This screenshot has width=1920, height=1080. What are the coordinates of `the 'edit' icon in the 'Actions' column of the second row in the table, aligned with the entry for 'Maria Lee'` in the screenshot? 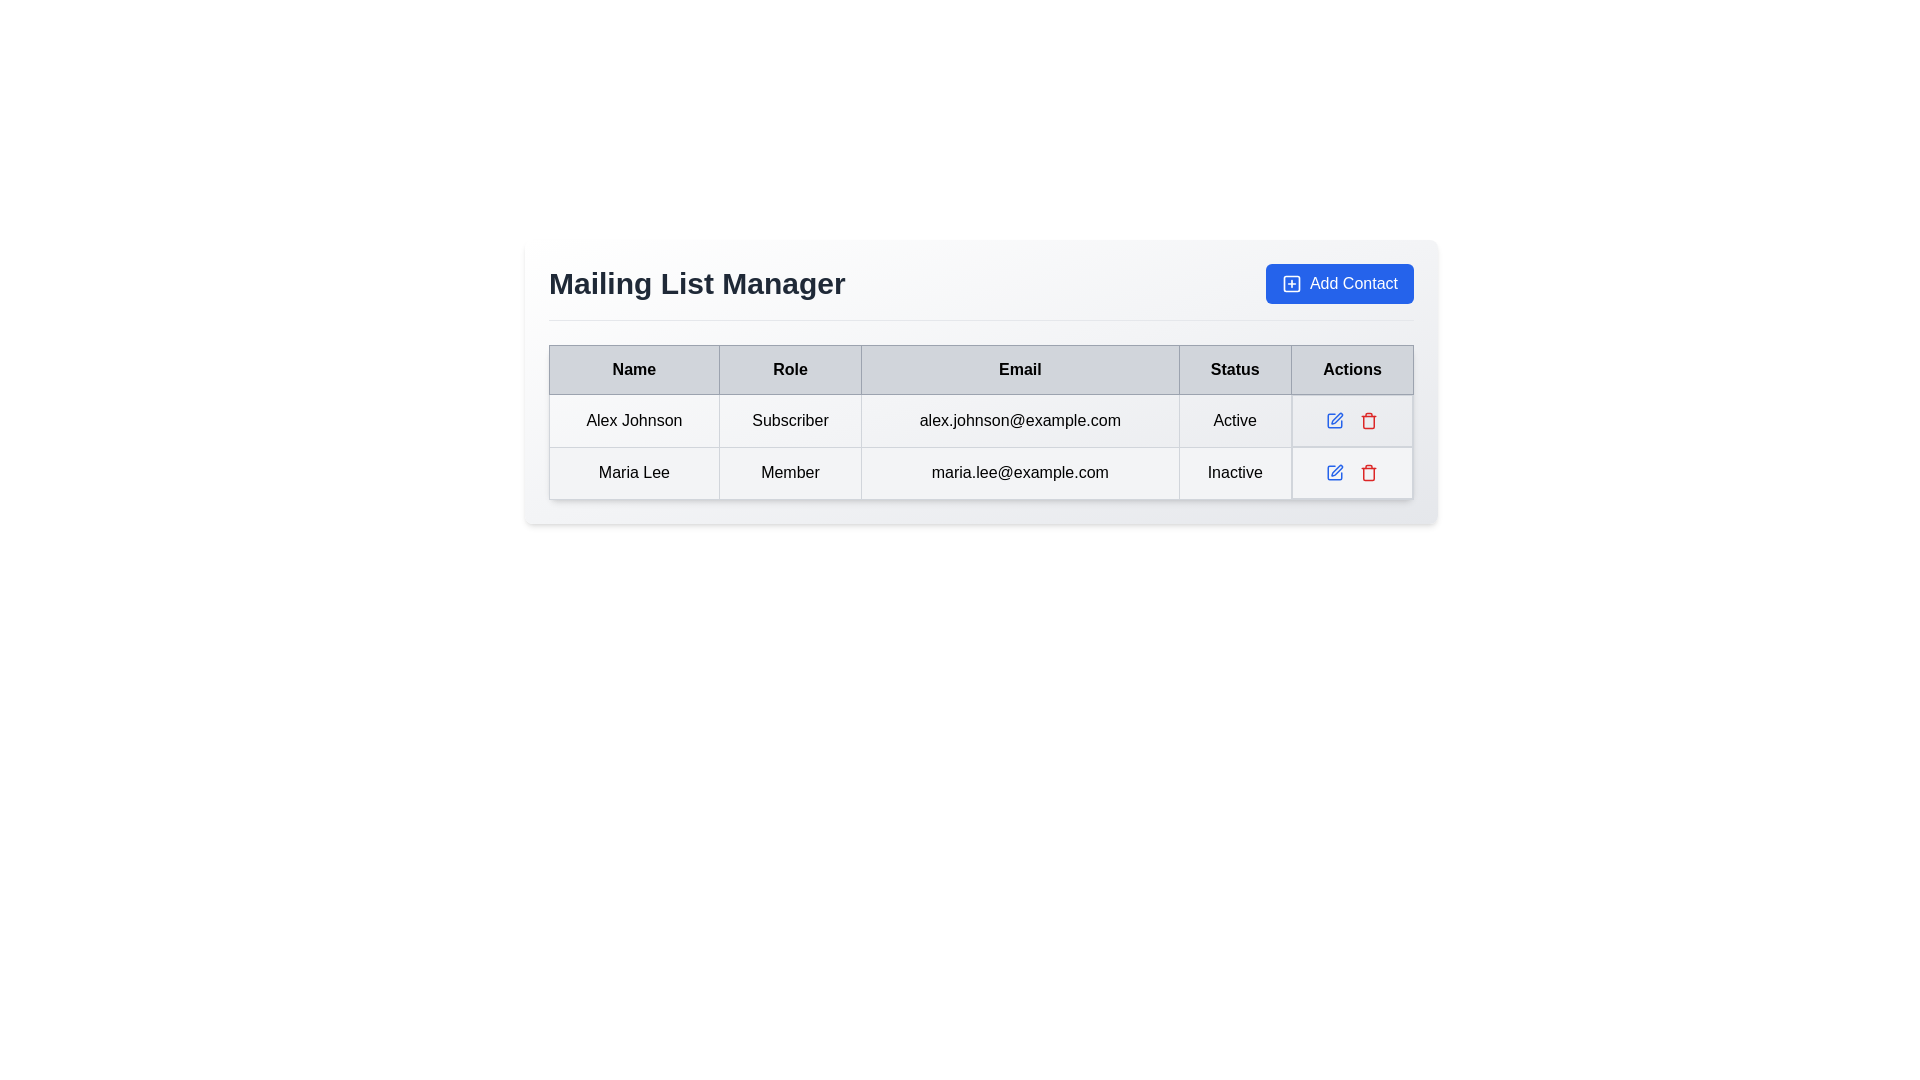 It's located at (1335, 419).